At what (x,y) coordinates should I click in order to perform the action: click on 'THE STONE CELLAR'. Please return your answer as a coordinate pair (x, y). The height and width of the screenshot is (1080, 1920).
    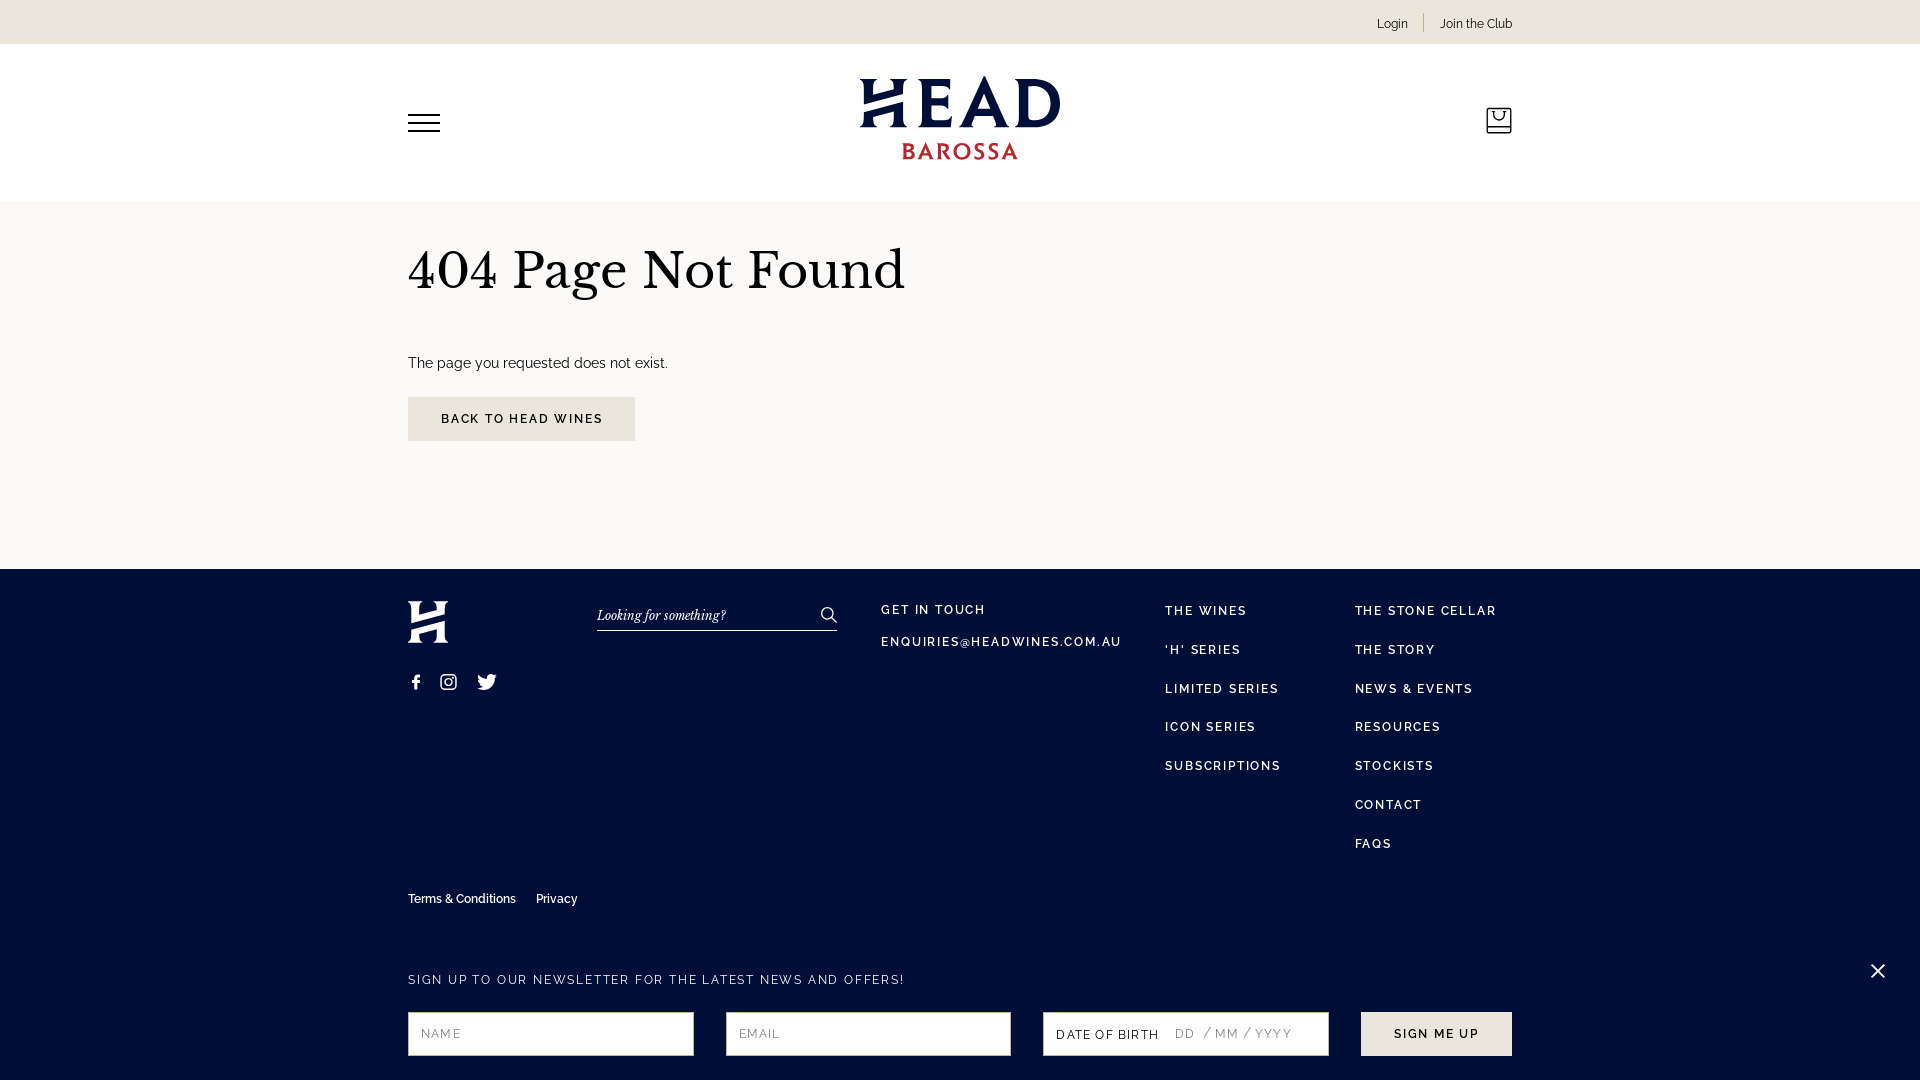
    Looking at the image, I should click on (1424, 609).